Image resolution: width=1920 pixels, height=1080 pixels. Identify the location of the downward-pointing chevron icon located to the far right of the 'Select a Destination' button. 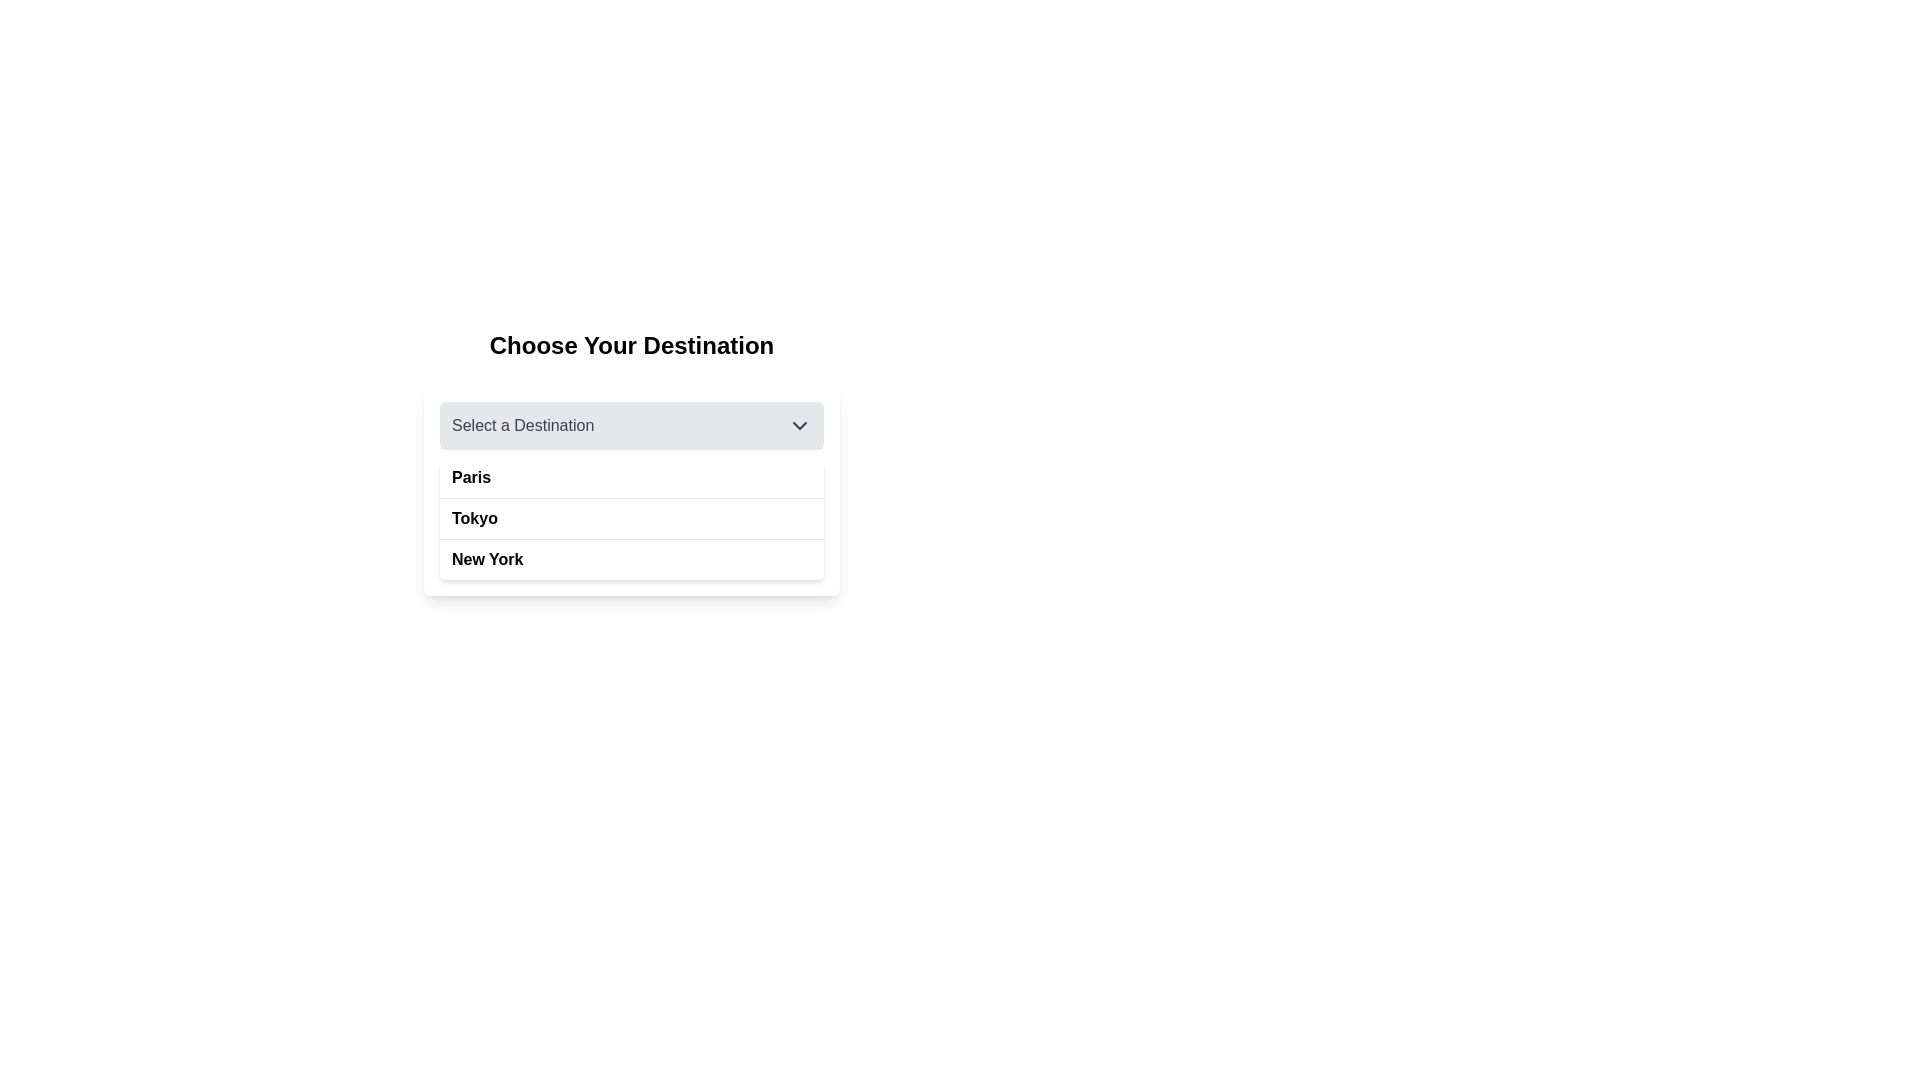
(800, 424).